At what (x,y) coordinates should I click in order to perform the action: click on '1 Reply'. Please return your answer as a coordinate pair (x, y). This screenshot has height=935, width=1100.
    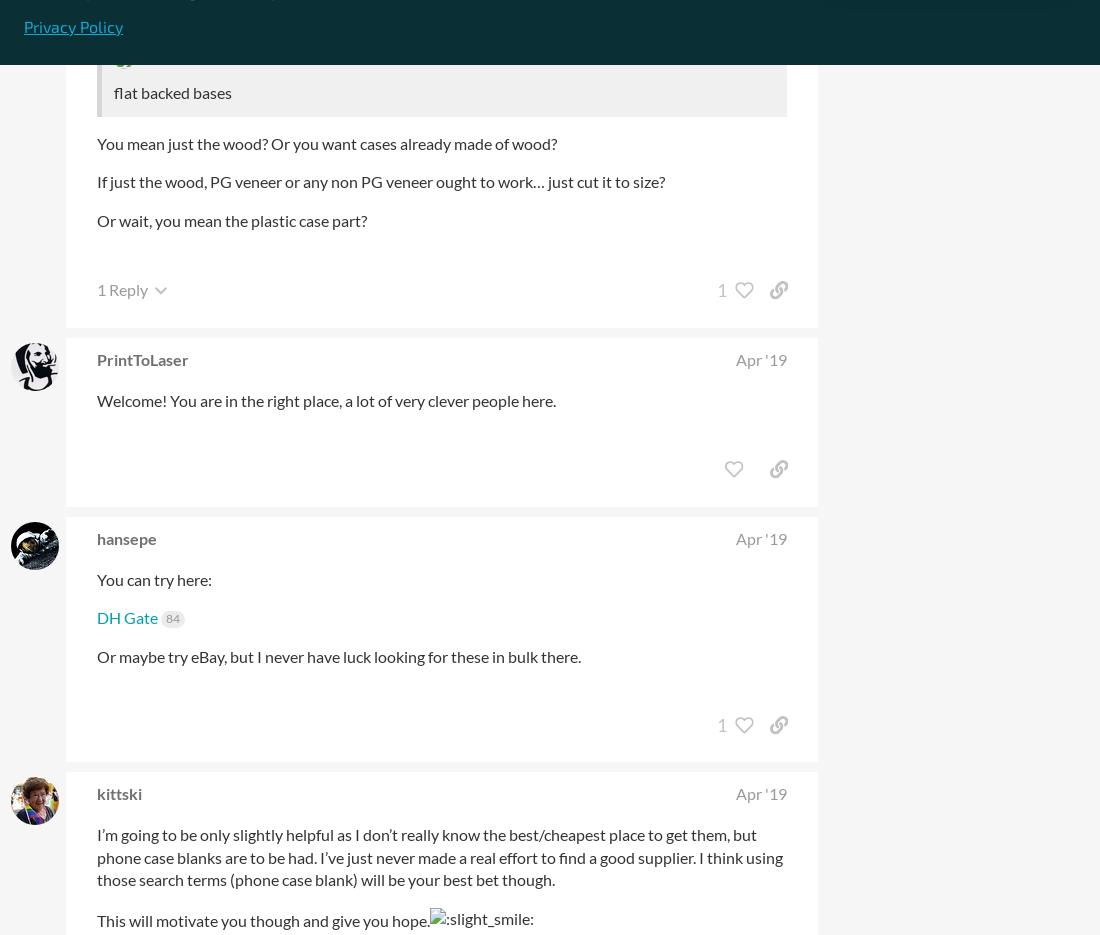
    Looking at the image, I should click on (122, 287).